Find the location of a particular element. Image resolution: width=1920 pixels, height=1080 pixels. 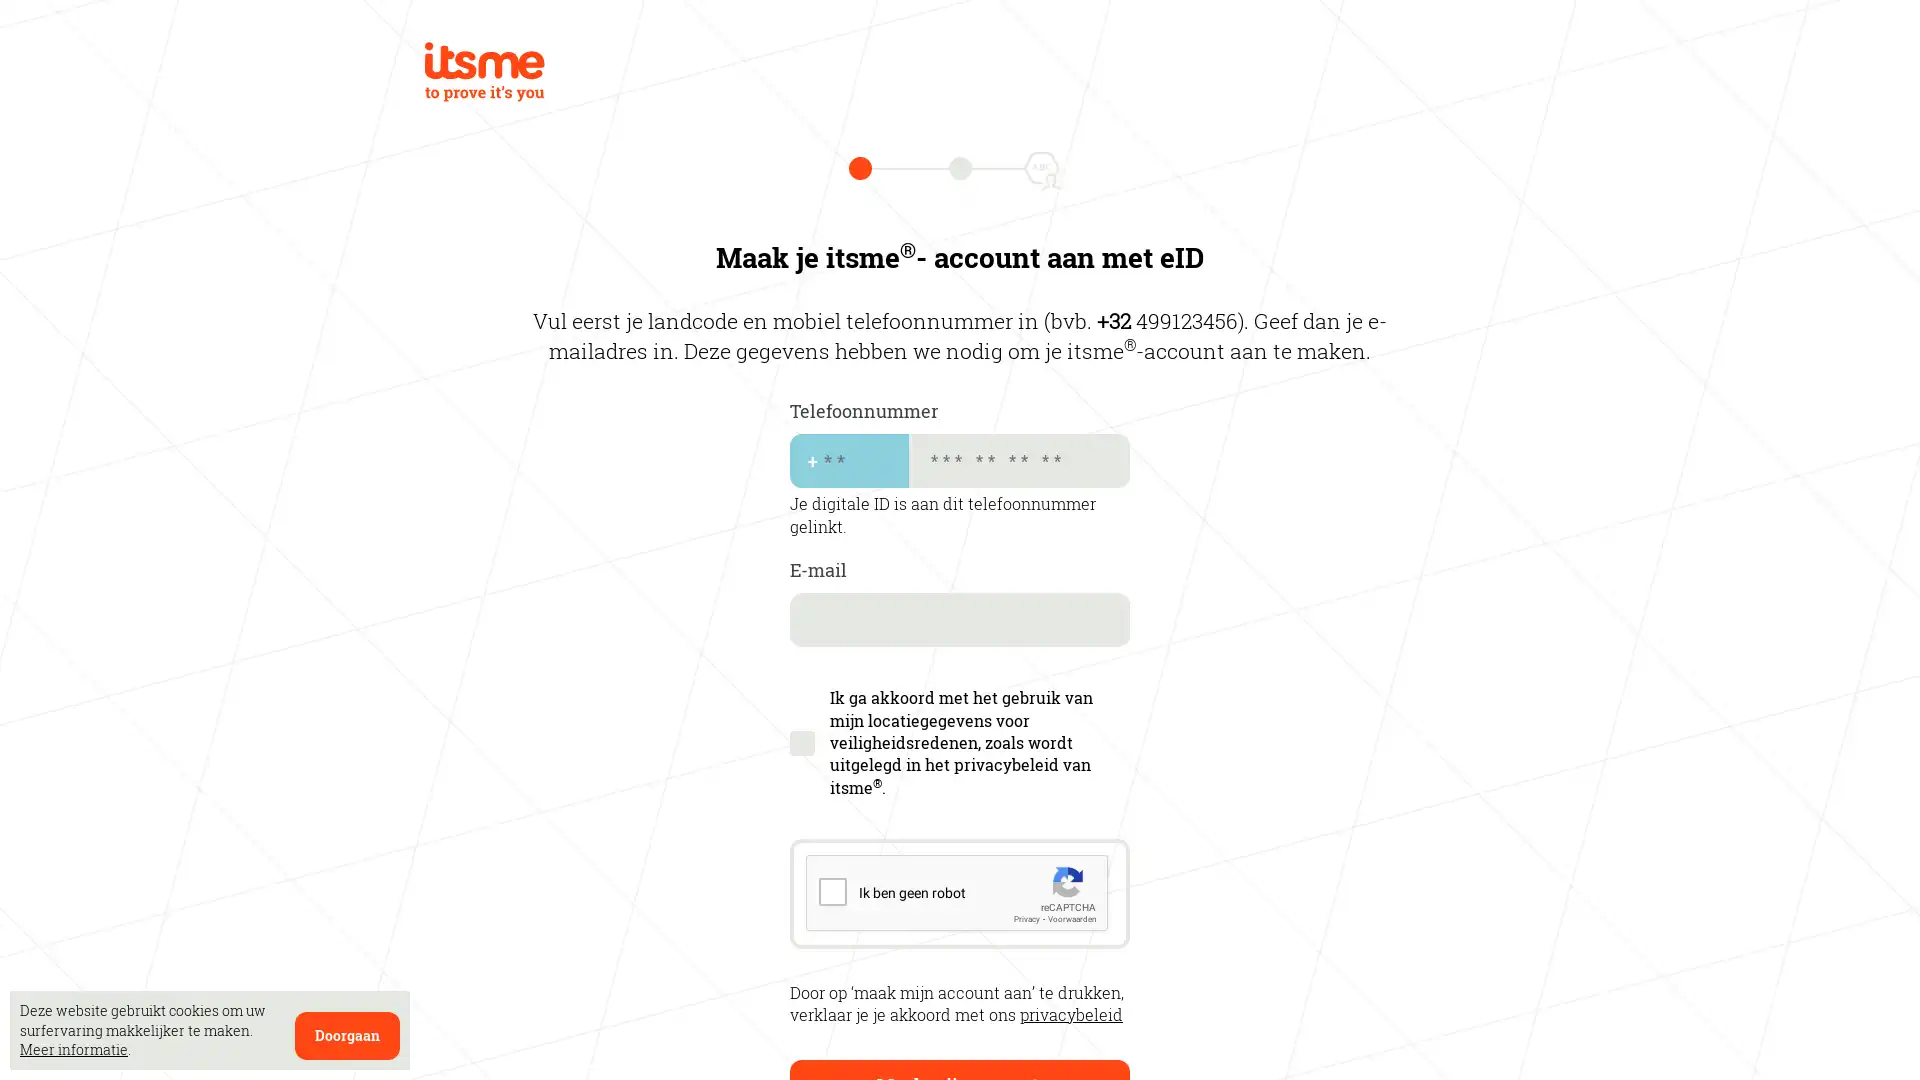

Doorgaan is located at coordinates (347, 1035).